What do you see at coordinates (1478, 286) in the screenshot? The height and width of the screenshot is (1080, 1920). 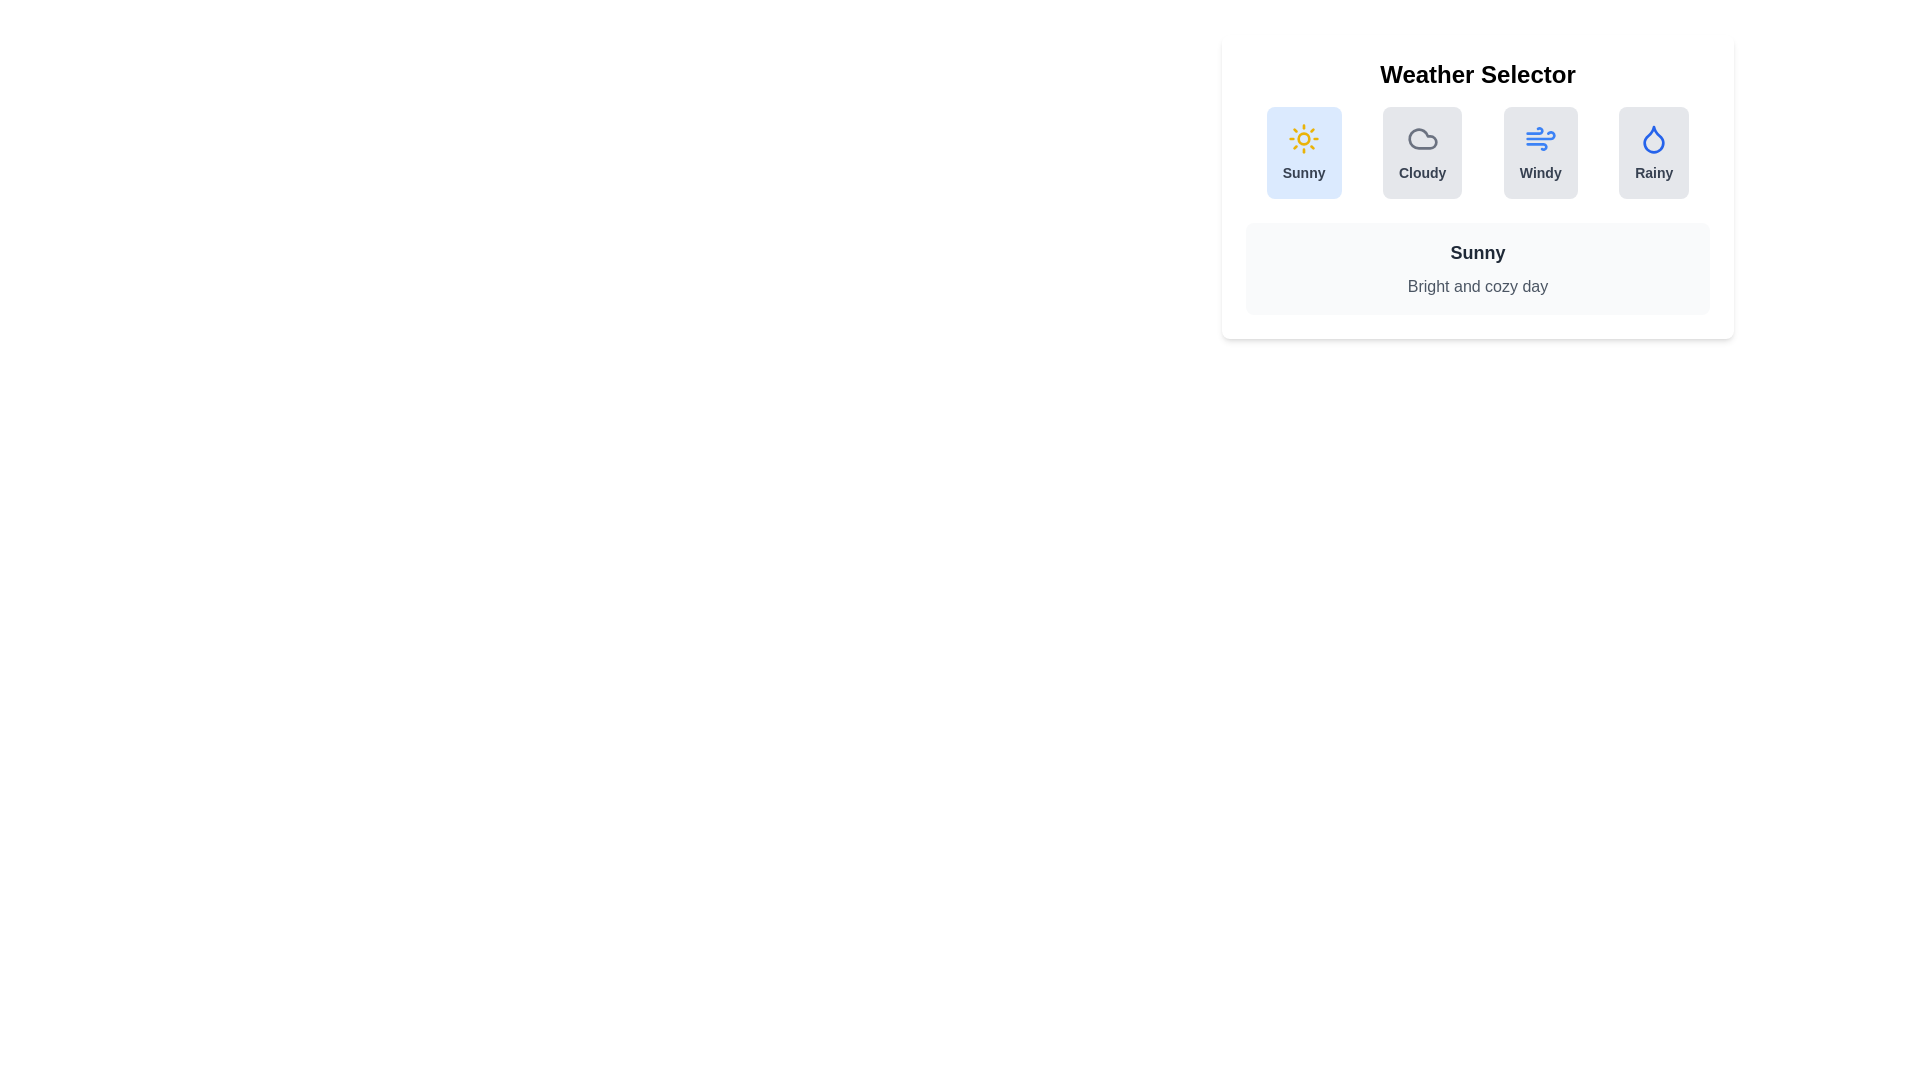 I see `the Text Label that provides additional details about the current weather condition, located below the 'Sunny' label in a white rounded box` at bounding box center [1478, 286].